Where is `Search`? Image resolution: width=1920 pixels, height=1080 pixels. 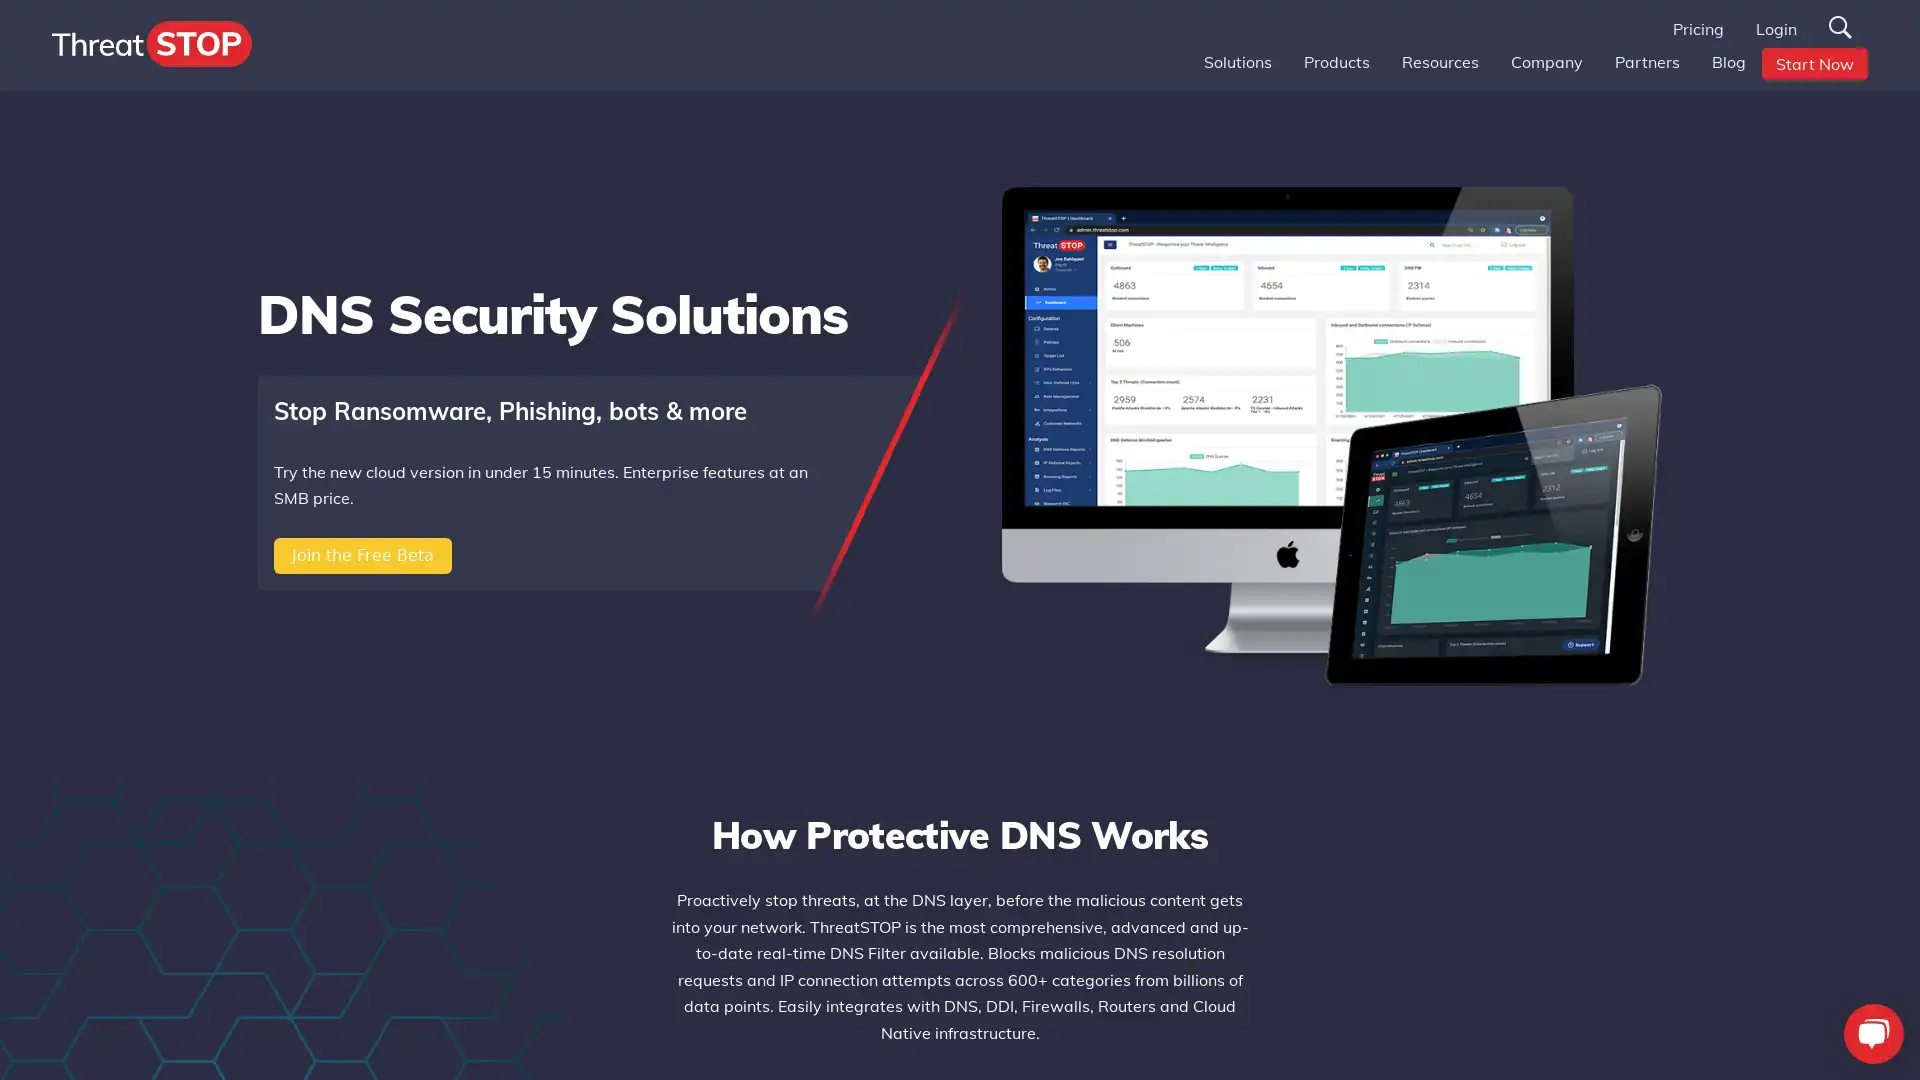
Search is located at coordinates (1839, 28).